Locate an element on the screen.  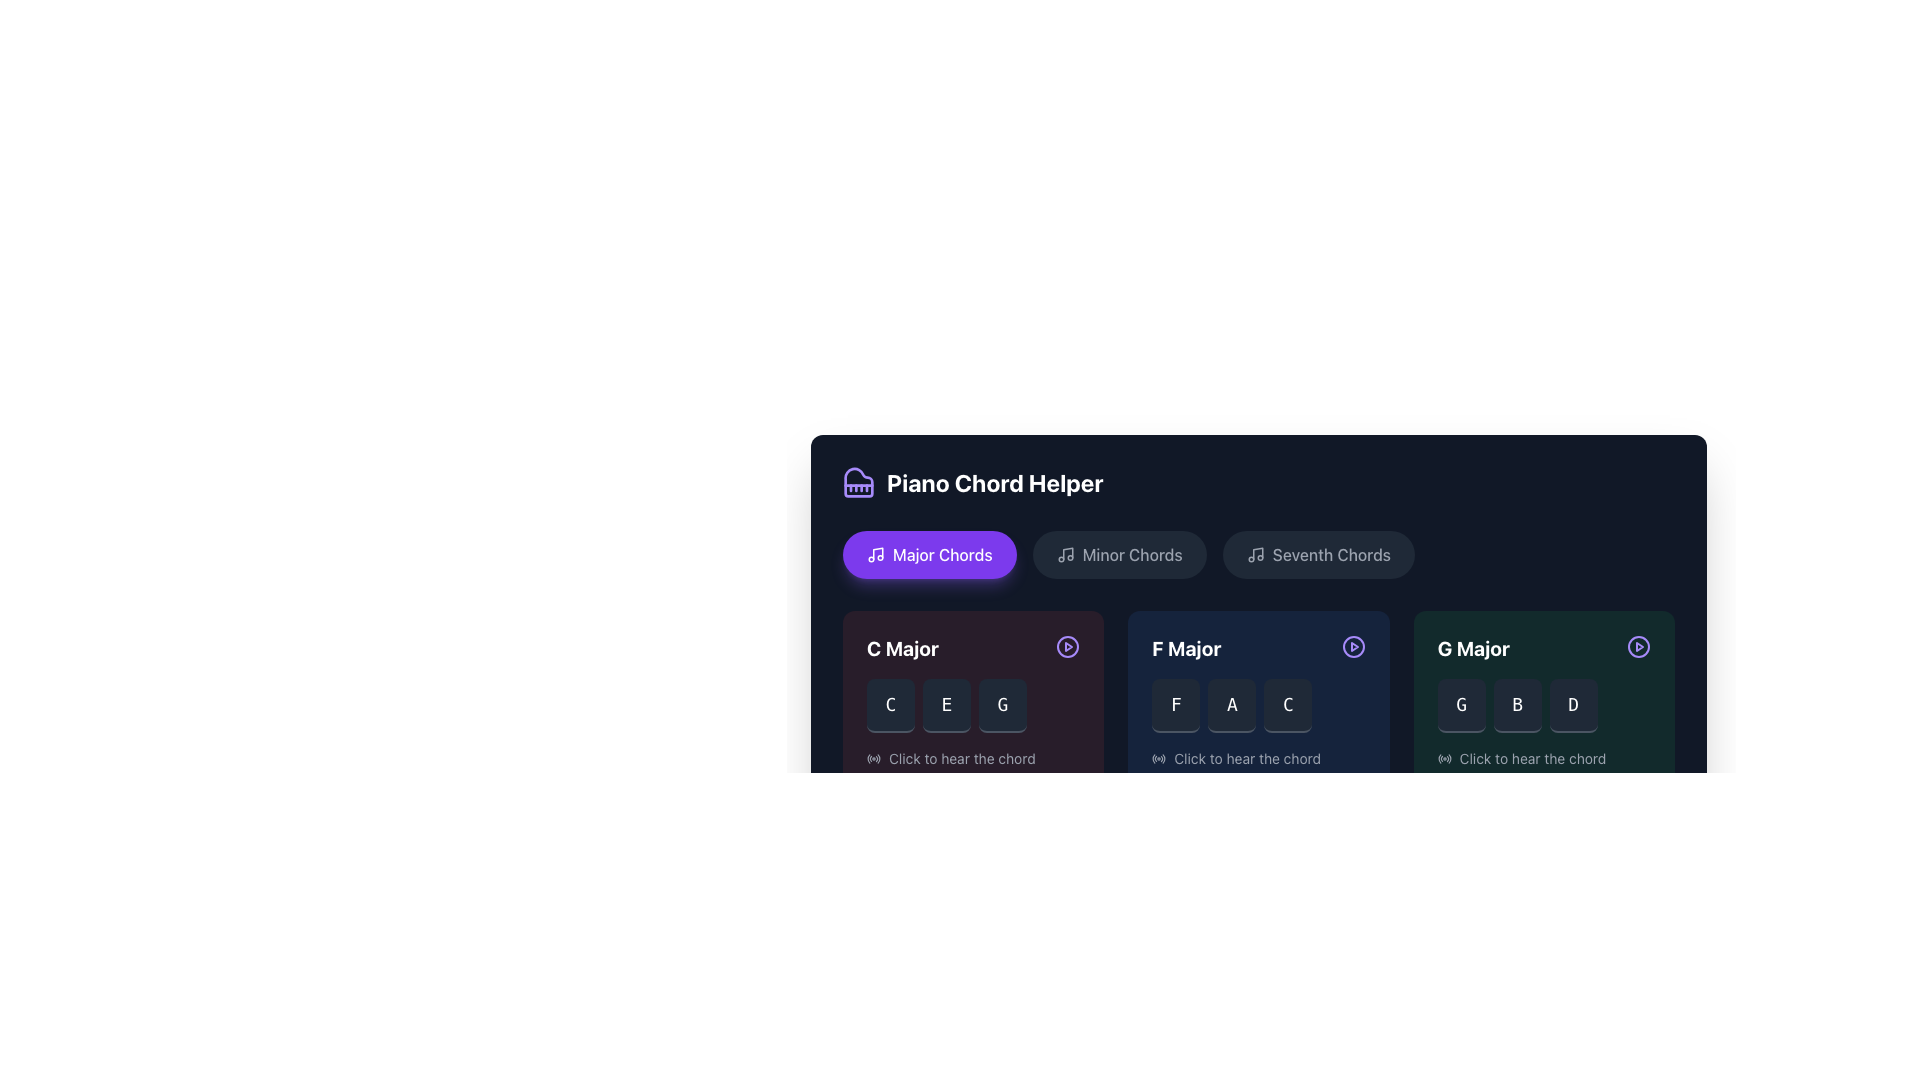
the bold white text label that reads 'C Major', prominently displayed against a dark background, located in the upper-middle section of the interface is located at coordinates (901, 648).